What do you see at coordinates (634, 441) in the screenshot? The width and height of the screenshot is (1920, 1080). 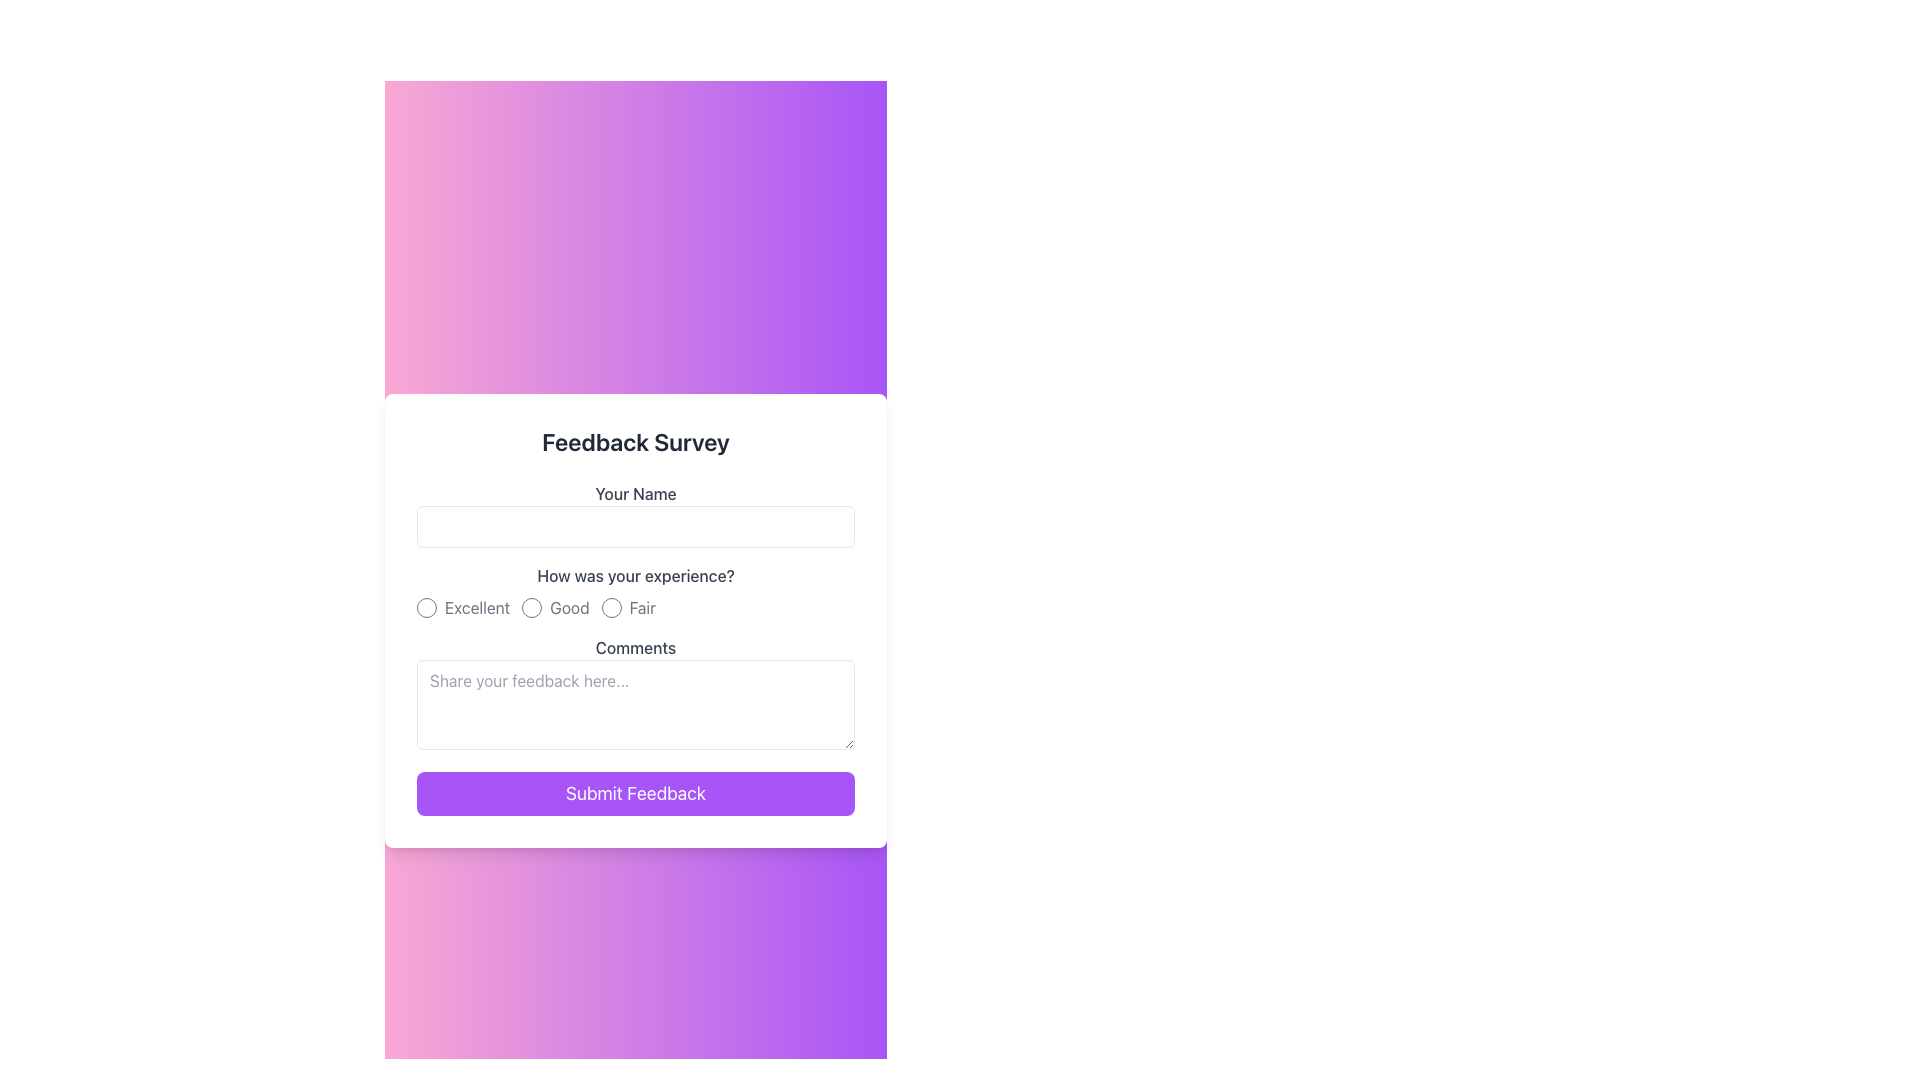 I see `the static text header of the feedback survey form, which indicates the purpose of the form and is positioned above the 'Your Name' section` at bounding box center [634, 441].